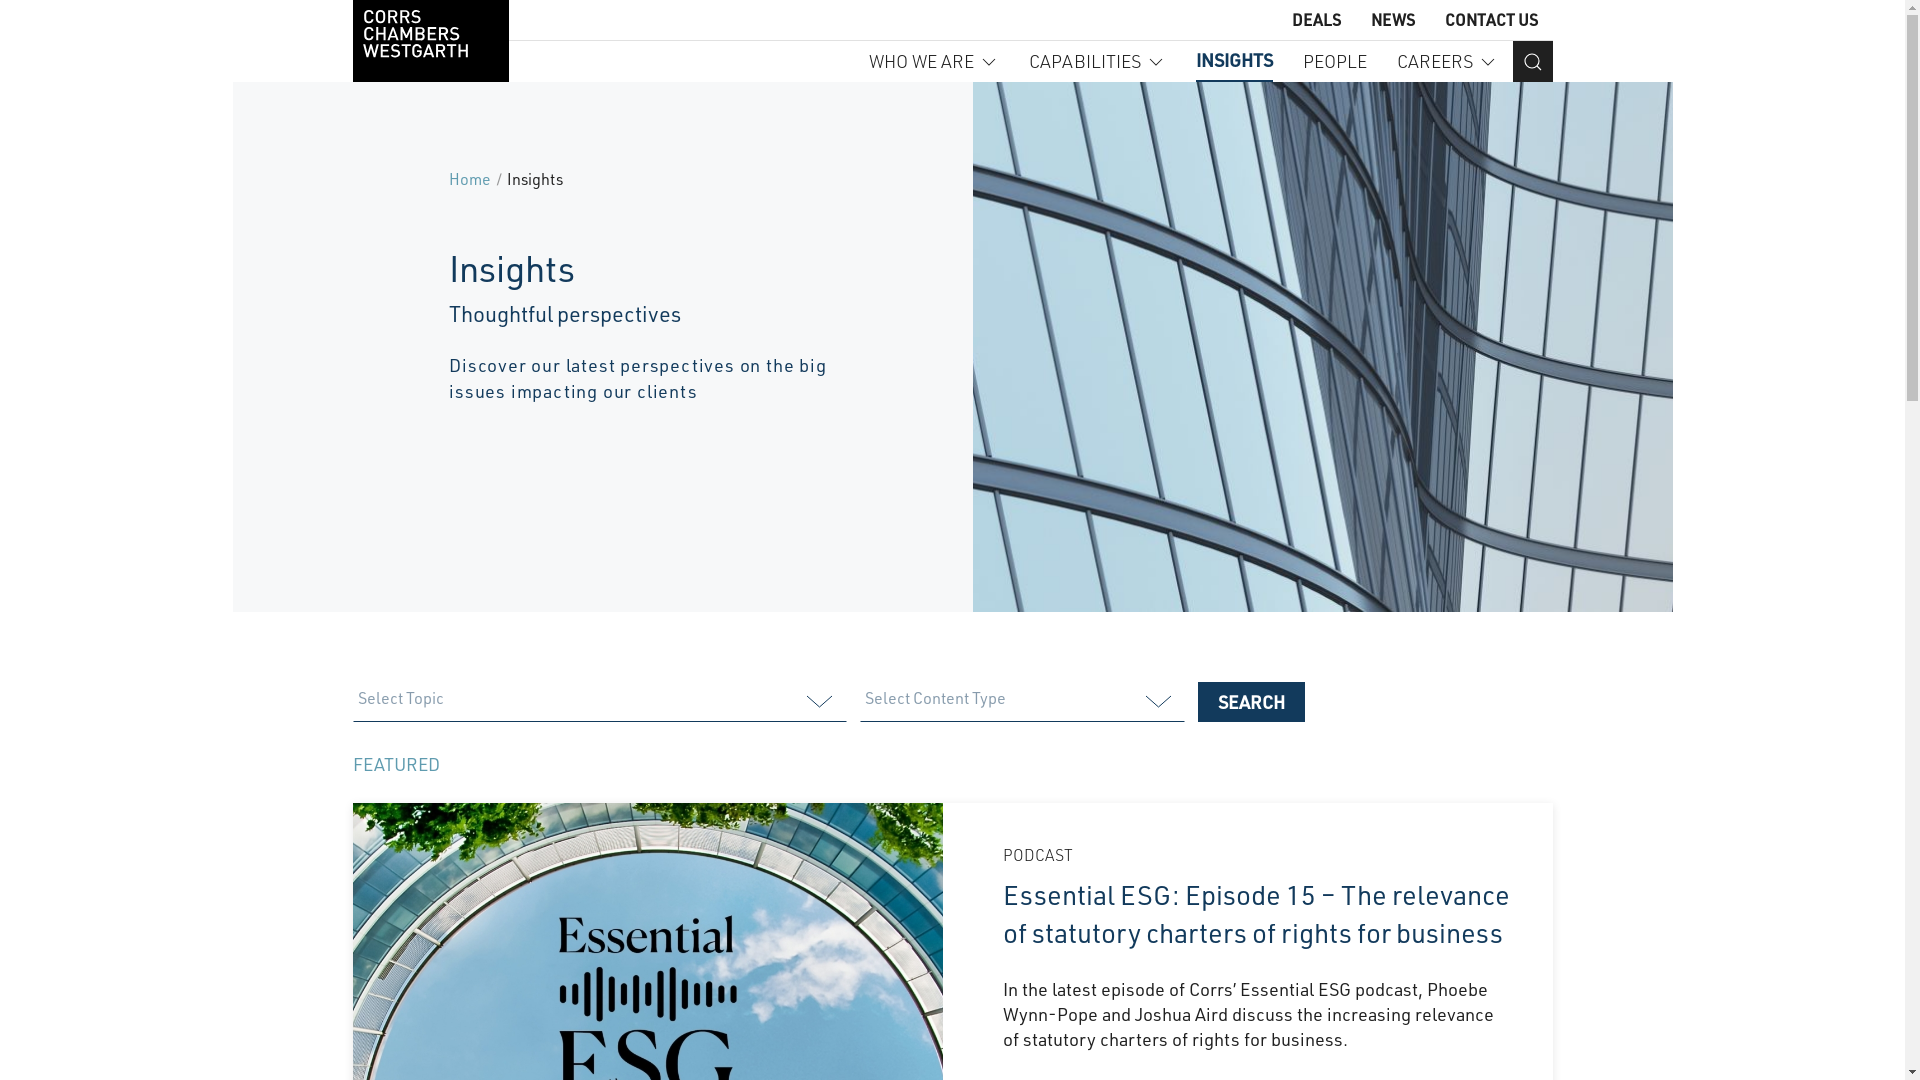 The image size is (1920, 1080). What do you see at coordinates (931, 60) in the screenshot?
I see `'WHO WE ARE'` at bounding box center [931, 60].